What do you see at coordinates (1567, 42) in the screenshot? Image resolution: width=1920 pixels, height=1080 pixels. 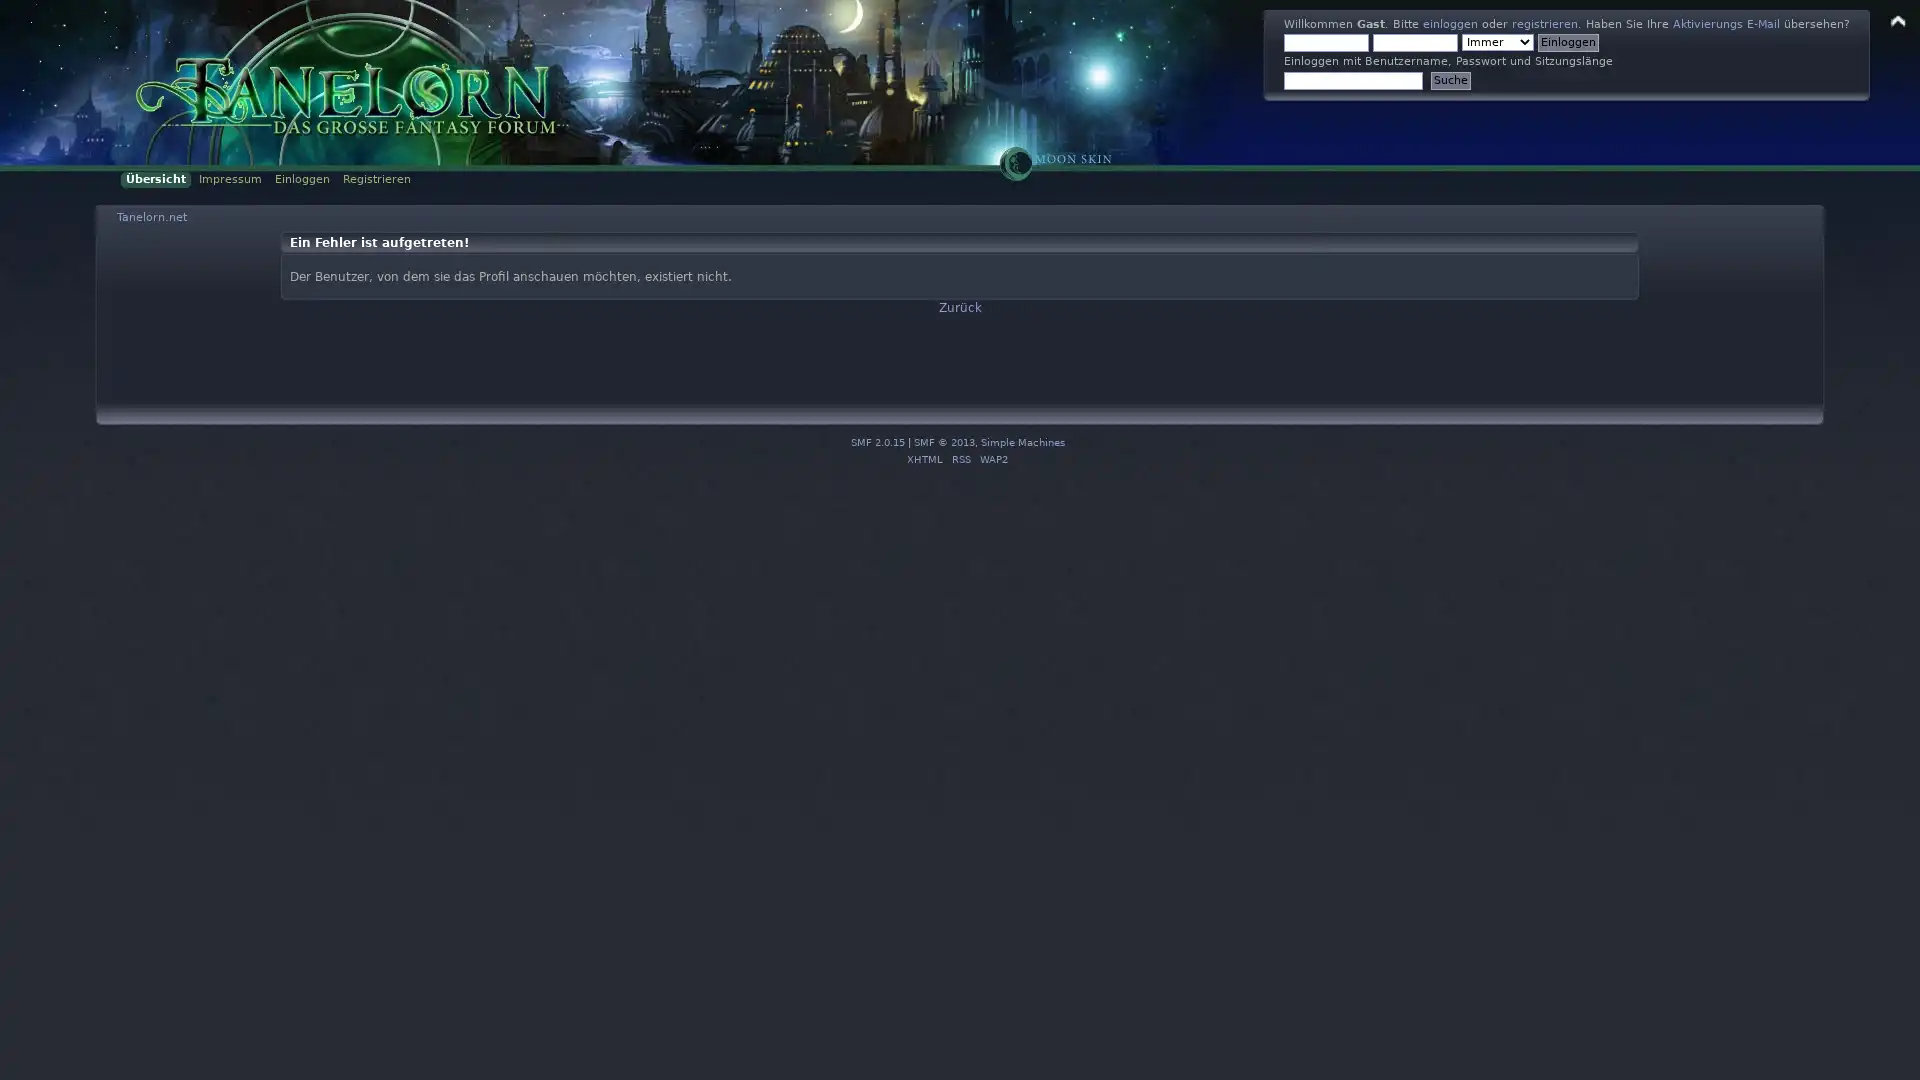 I see `Einloggen` at bounding box center [1567, 42].